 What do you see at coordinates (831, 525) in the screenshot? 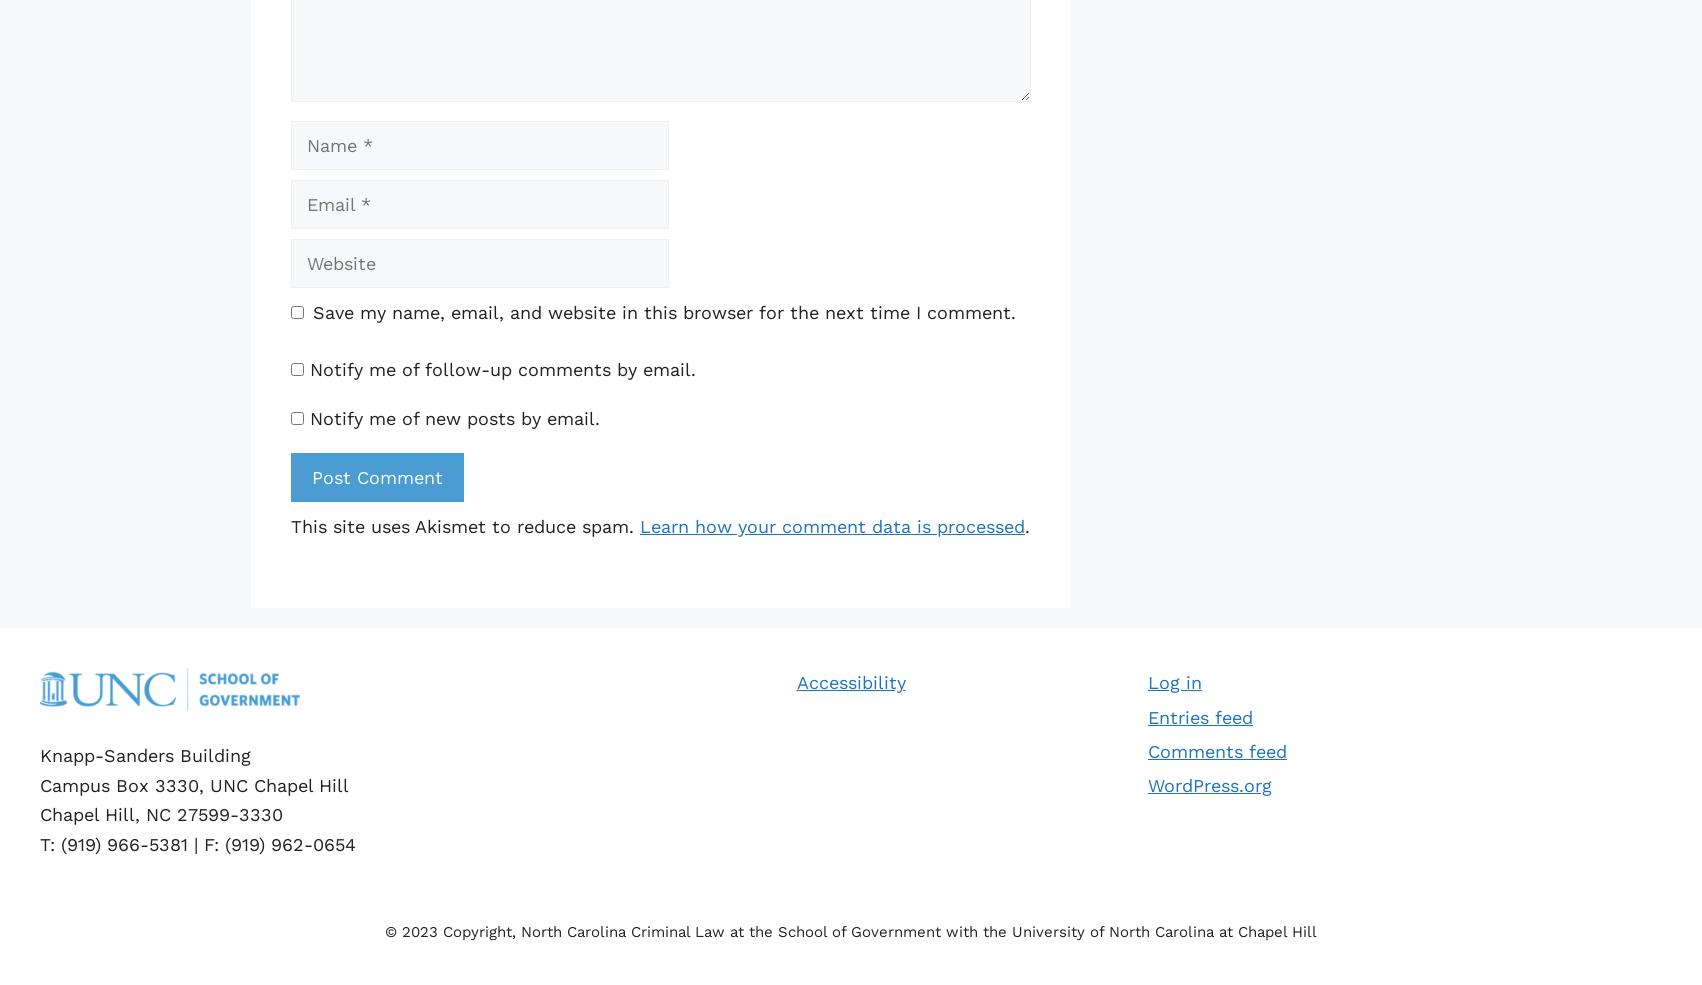
I see `'Learn how your comment data is processed'` at bounding box center [831, 525].